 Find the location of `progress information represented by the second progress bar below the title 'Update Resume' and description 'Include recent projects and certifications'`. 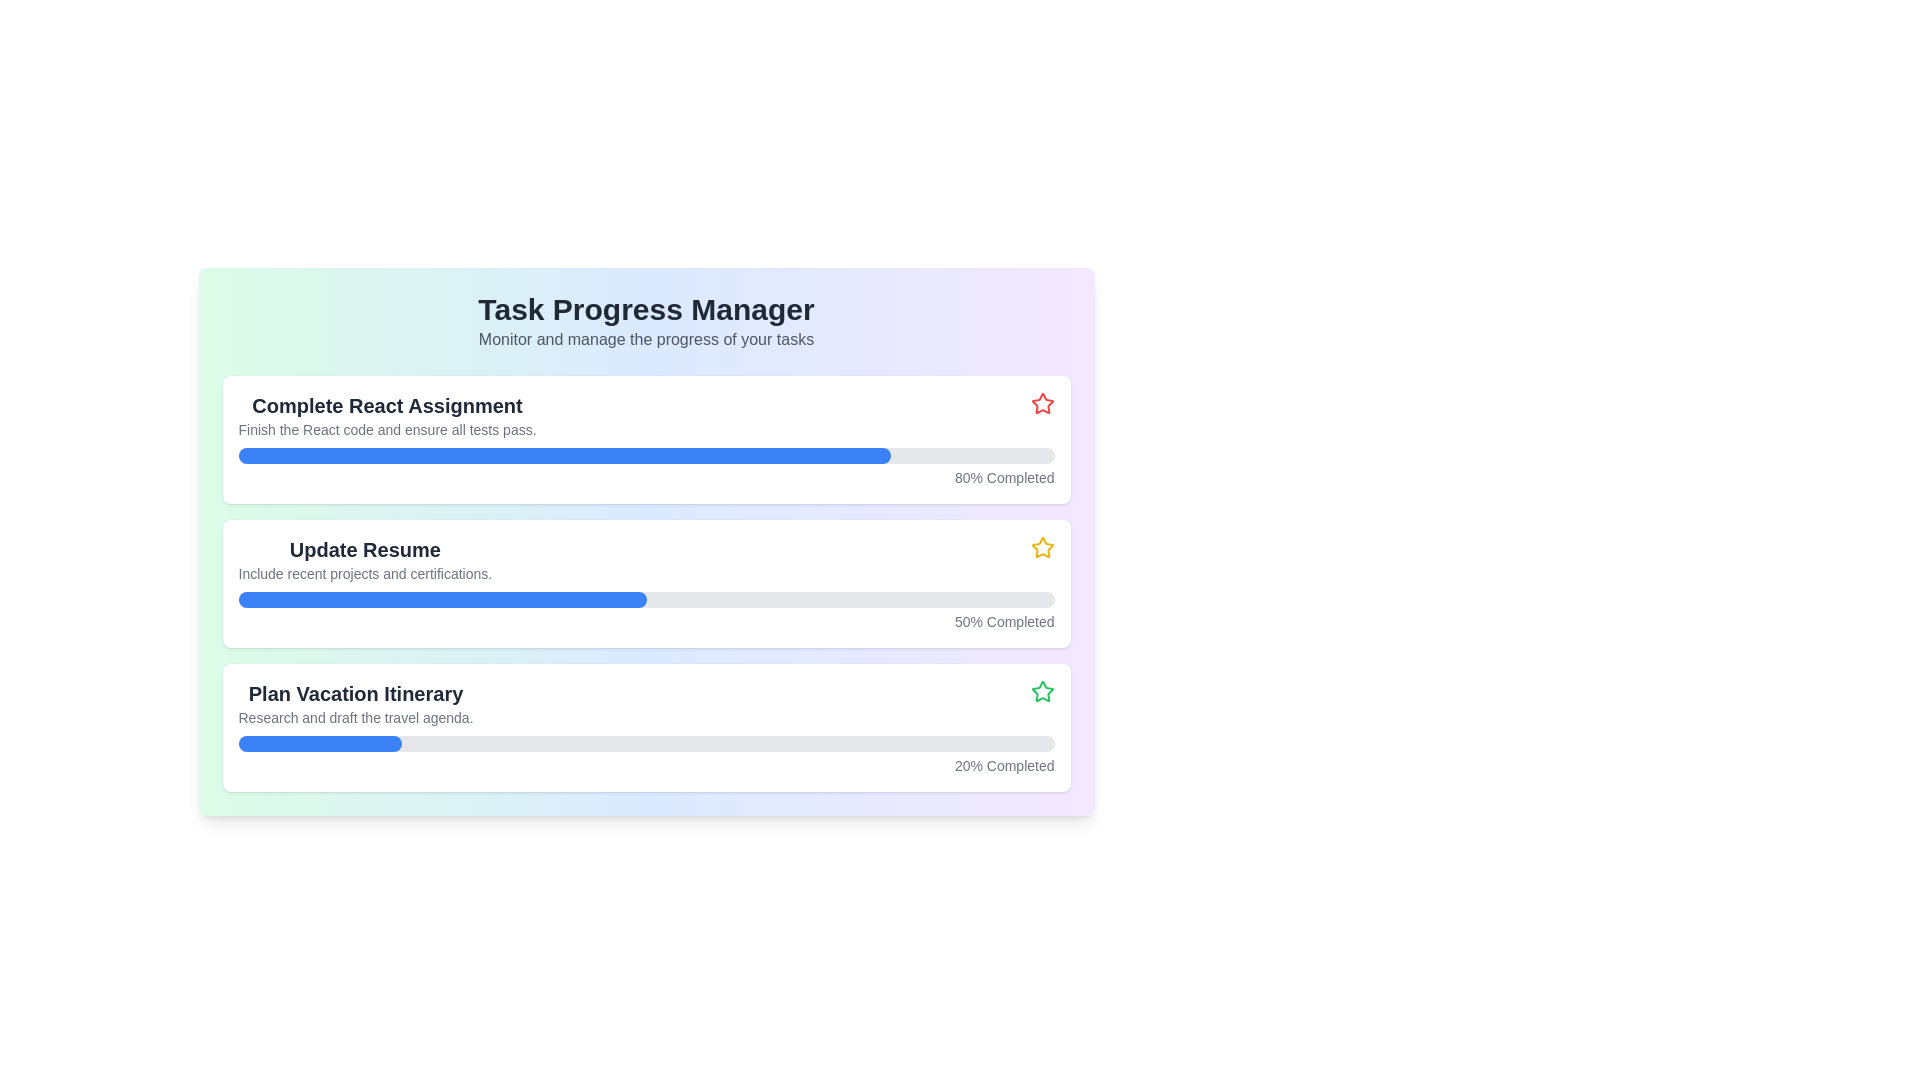

progress information represented by the second progress bar below the title 'Update Resume' and description 'Include recent projects and certifications' is located at coordinates (646, 599).